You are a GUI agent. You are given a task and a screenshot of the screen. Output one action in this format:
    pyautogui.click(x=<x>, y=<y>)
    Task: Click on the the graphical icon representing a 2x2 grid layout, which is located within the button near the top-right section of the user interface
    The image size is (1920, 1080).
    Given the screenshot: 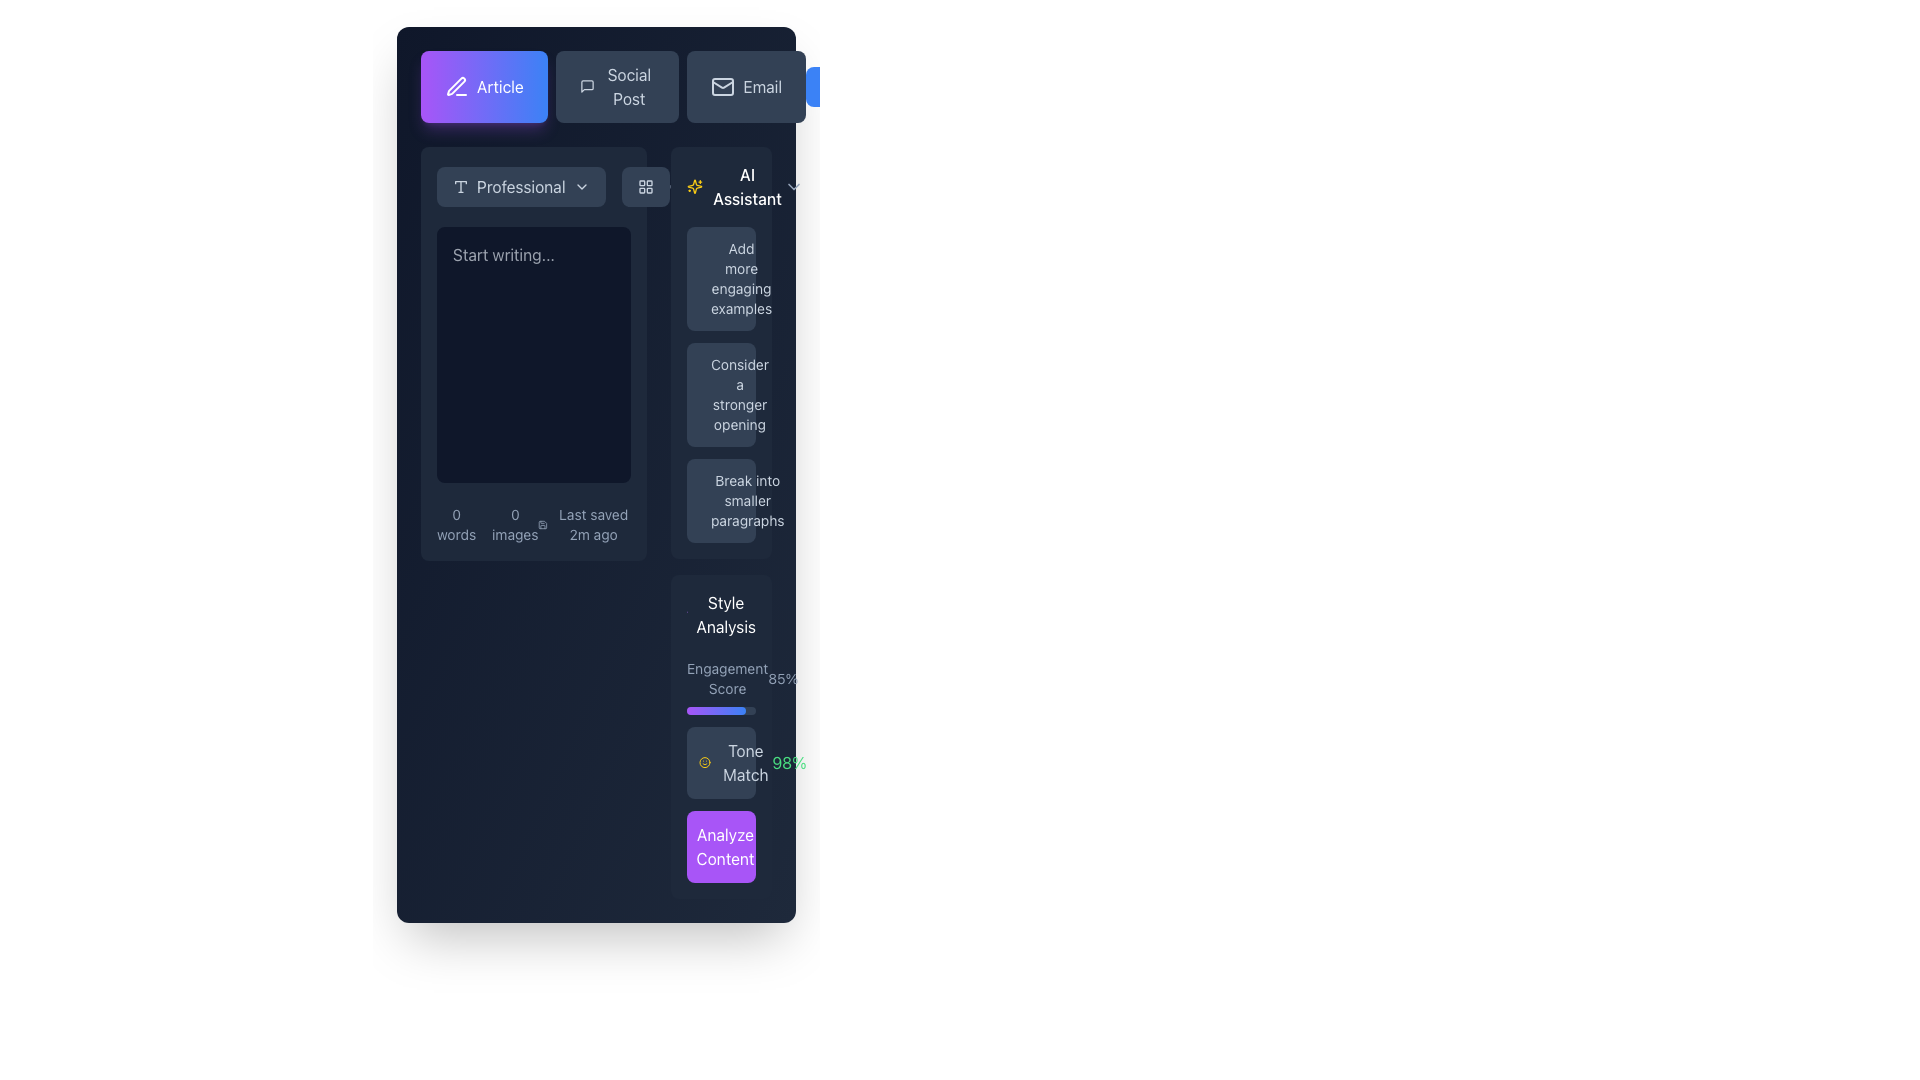 What is the action you would take?
    pyautogui.click(x=645, y=186)
    